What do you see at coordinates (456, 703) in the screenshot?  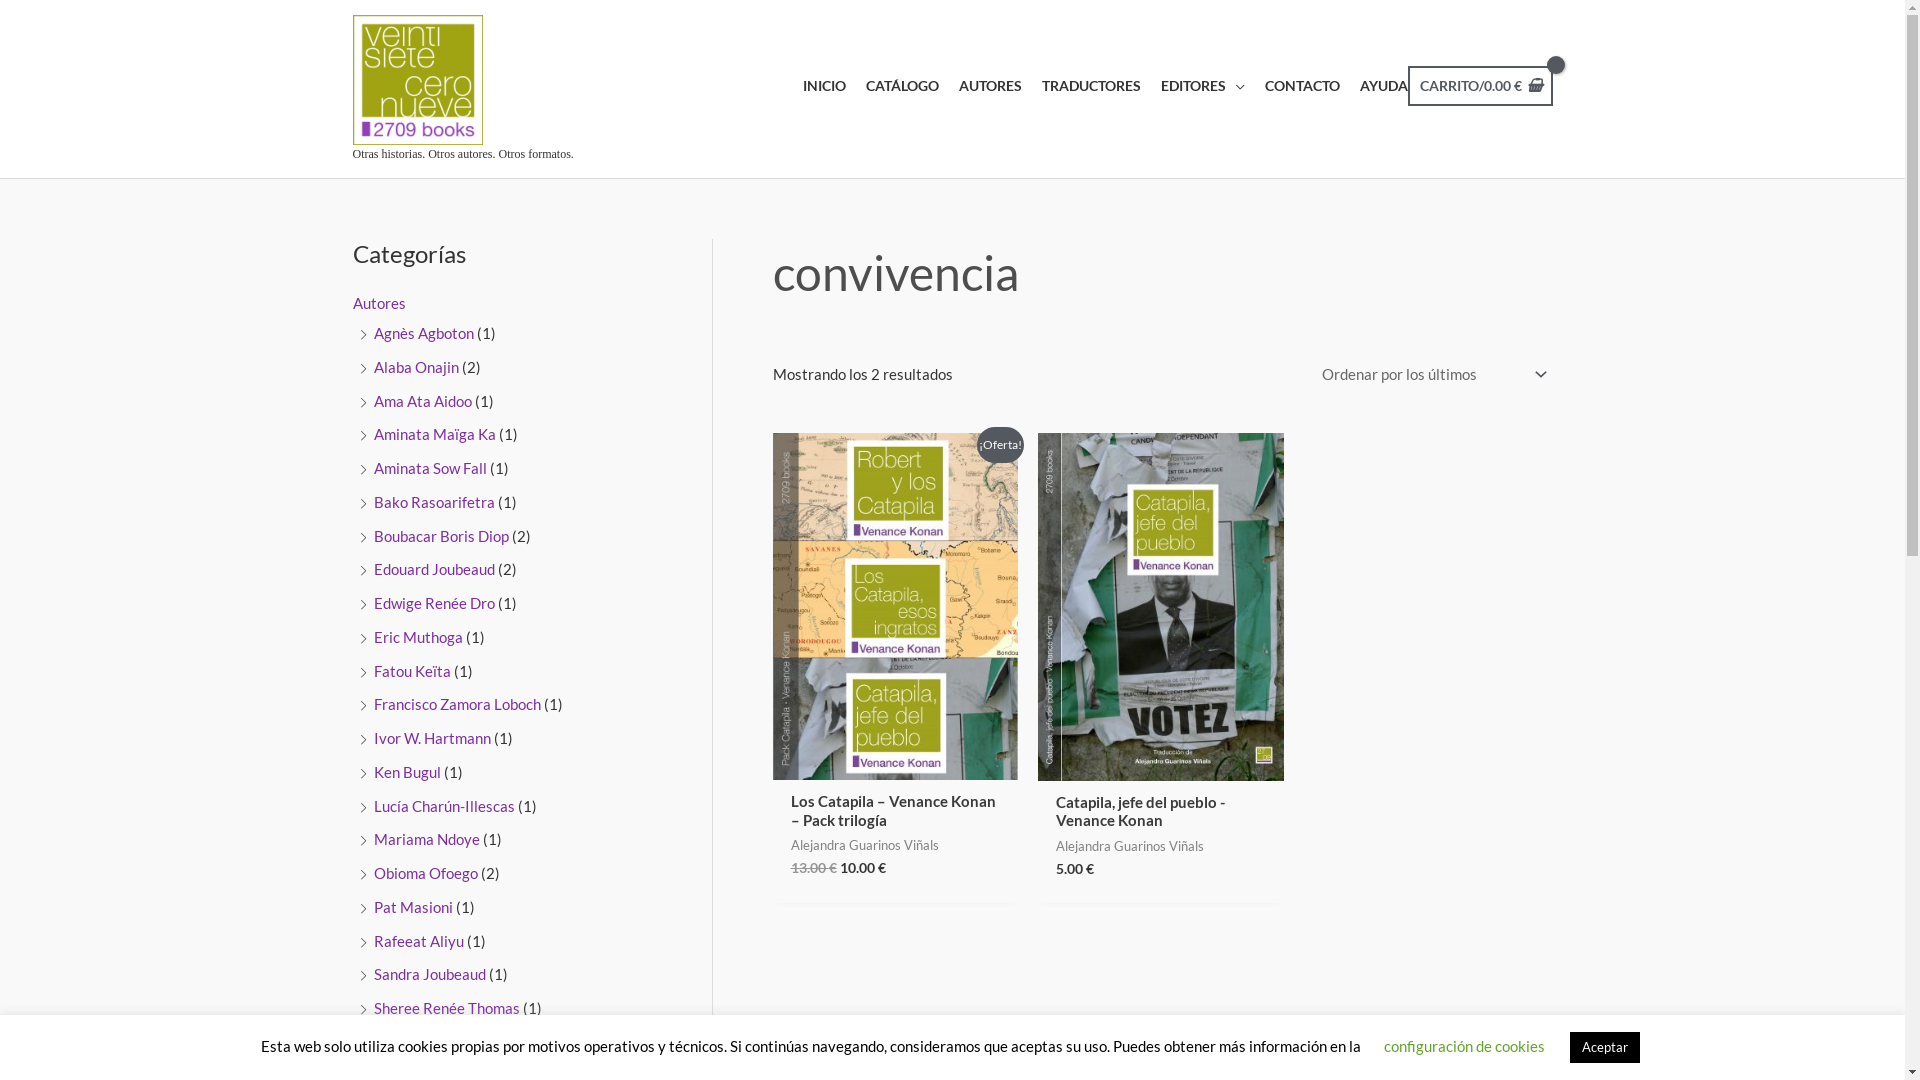 I see `'Francisco Zamora Loboch'` at bounding box center [456, 703].